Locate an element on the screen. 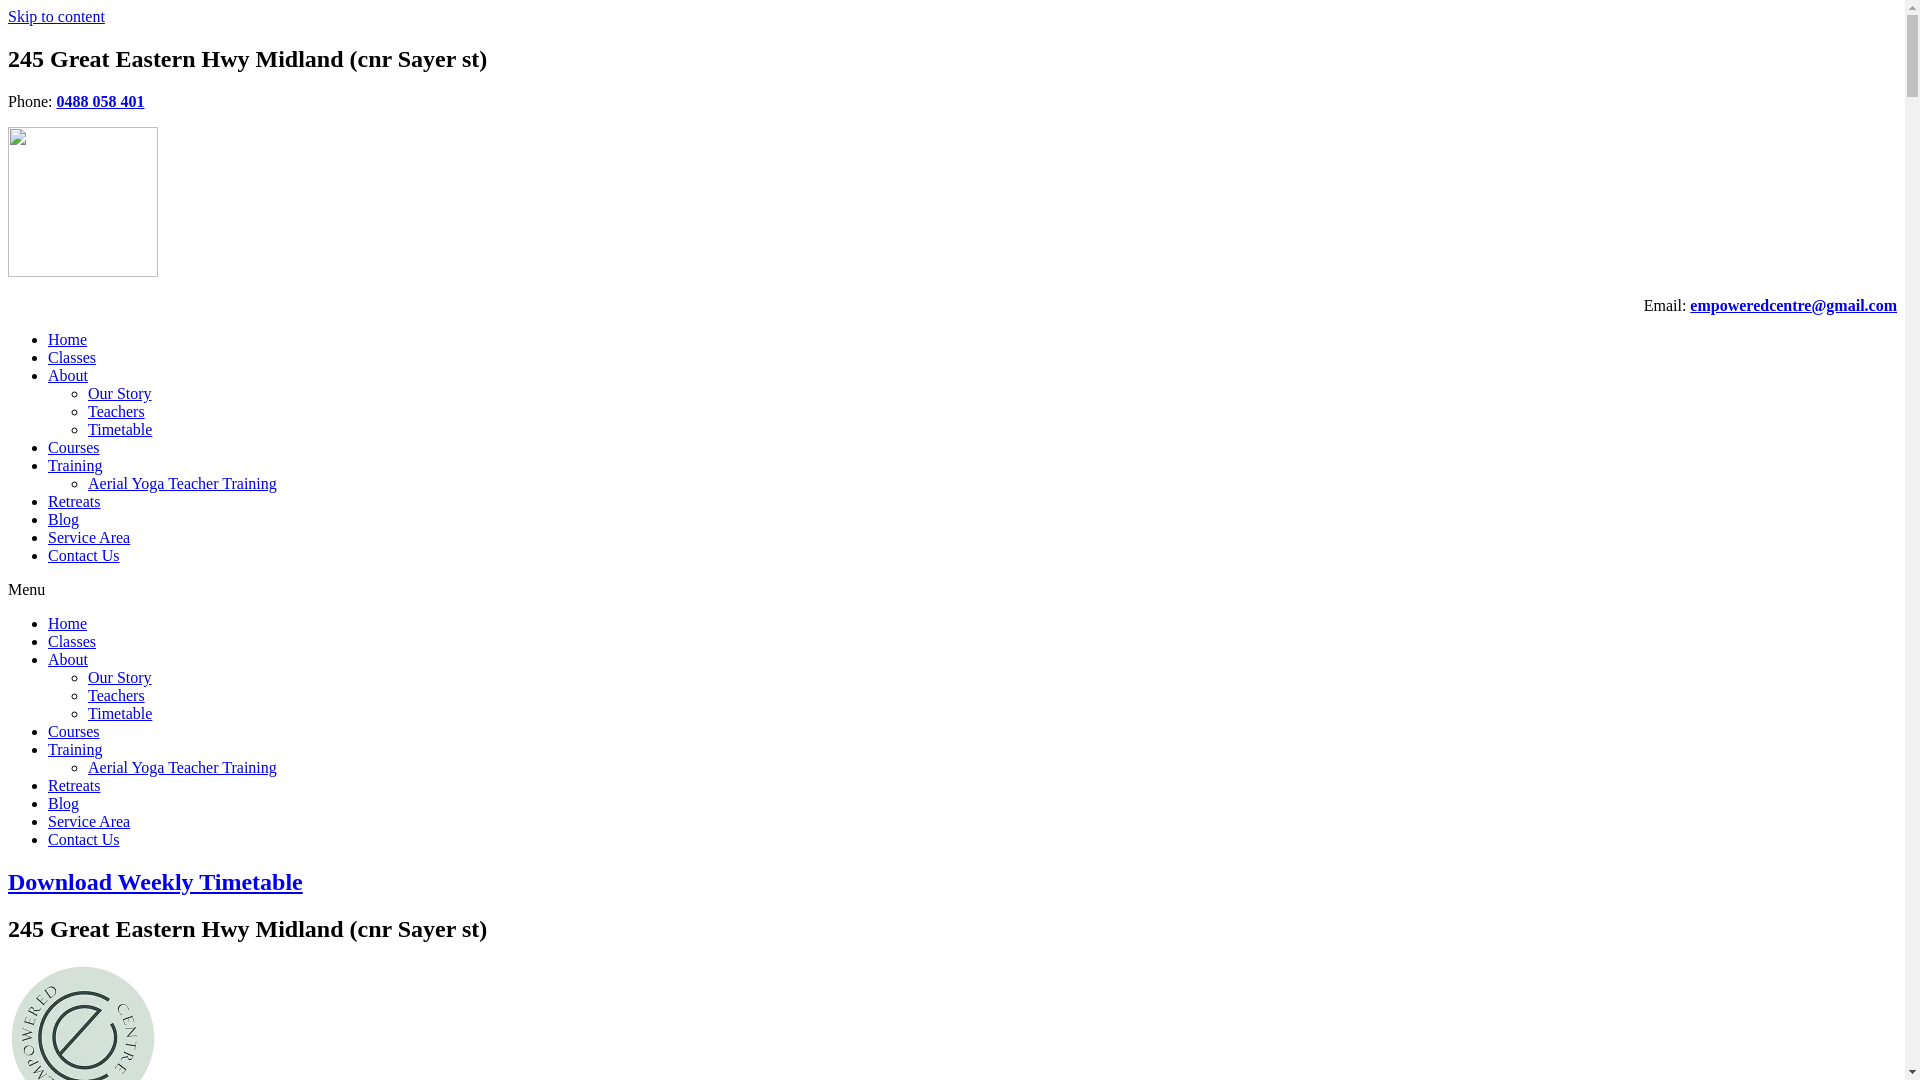 The image size is (1920, 1080). 'Teachers' is located at coordinates (86, 694).